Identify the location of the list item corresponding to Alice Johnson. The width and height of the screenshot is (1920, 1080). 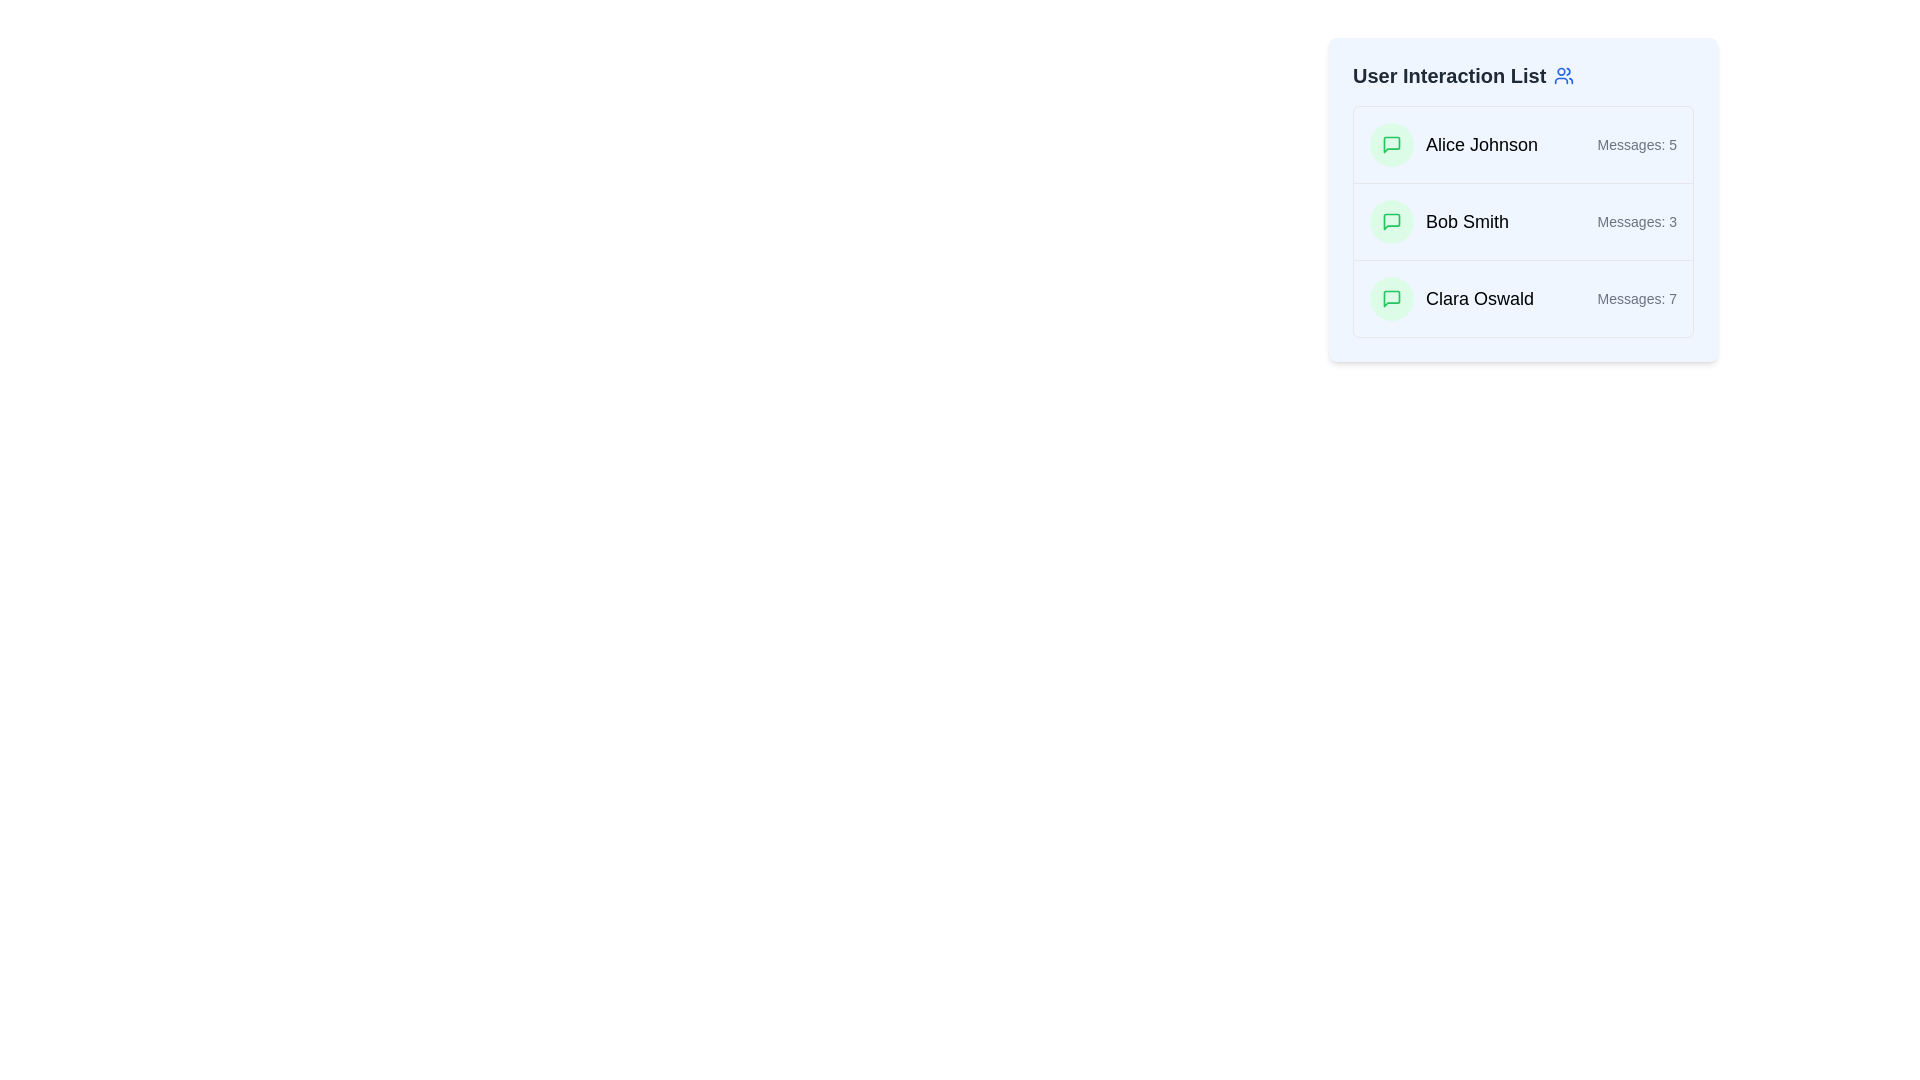
(1522, 144).